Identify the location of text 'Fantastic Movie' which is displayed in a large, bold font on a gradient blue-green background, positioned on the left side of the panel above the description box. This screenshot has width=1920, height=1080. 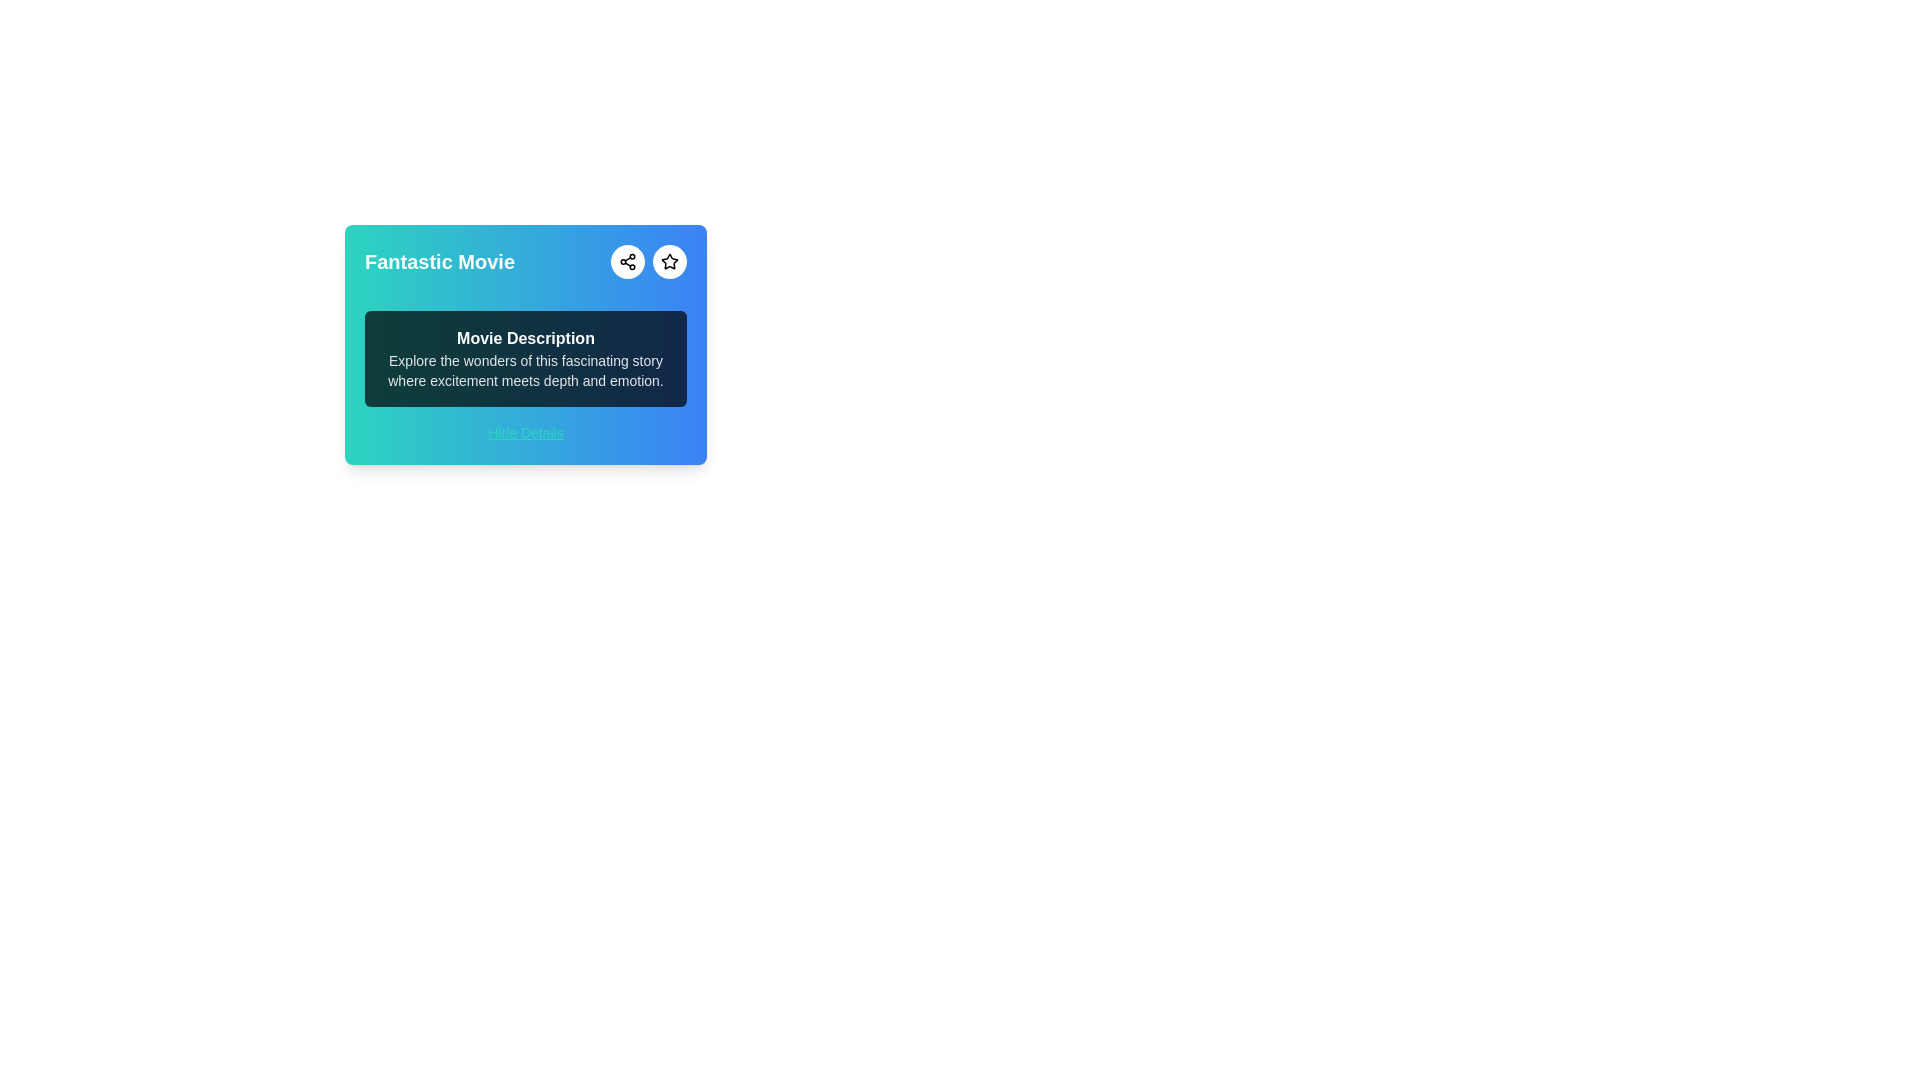
(439, 261).